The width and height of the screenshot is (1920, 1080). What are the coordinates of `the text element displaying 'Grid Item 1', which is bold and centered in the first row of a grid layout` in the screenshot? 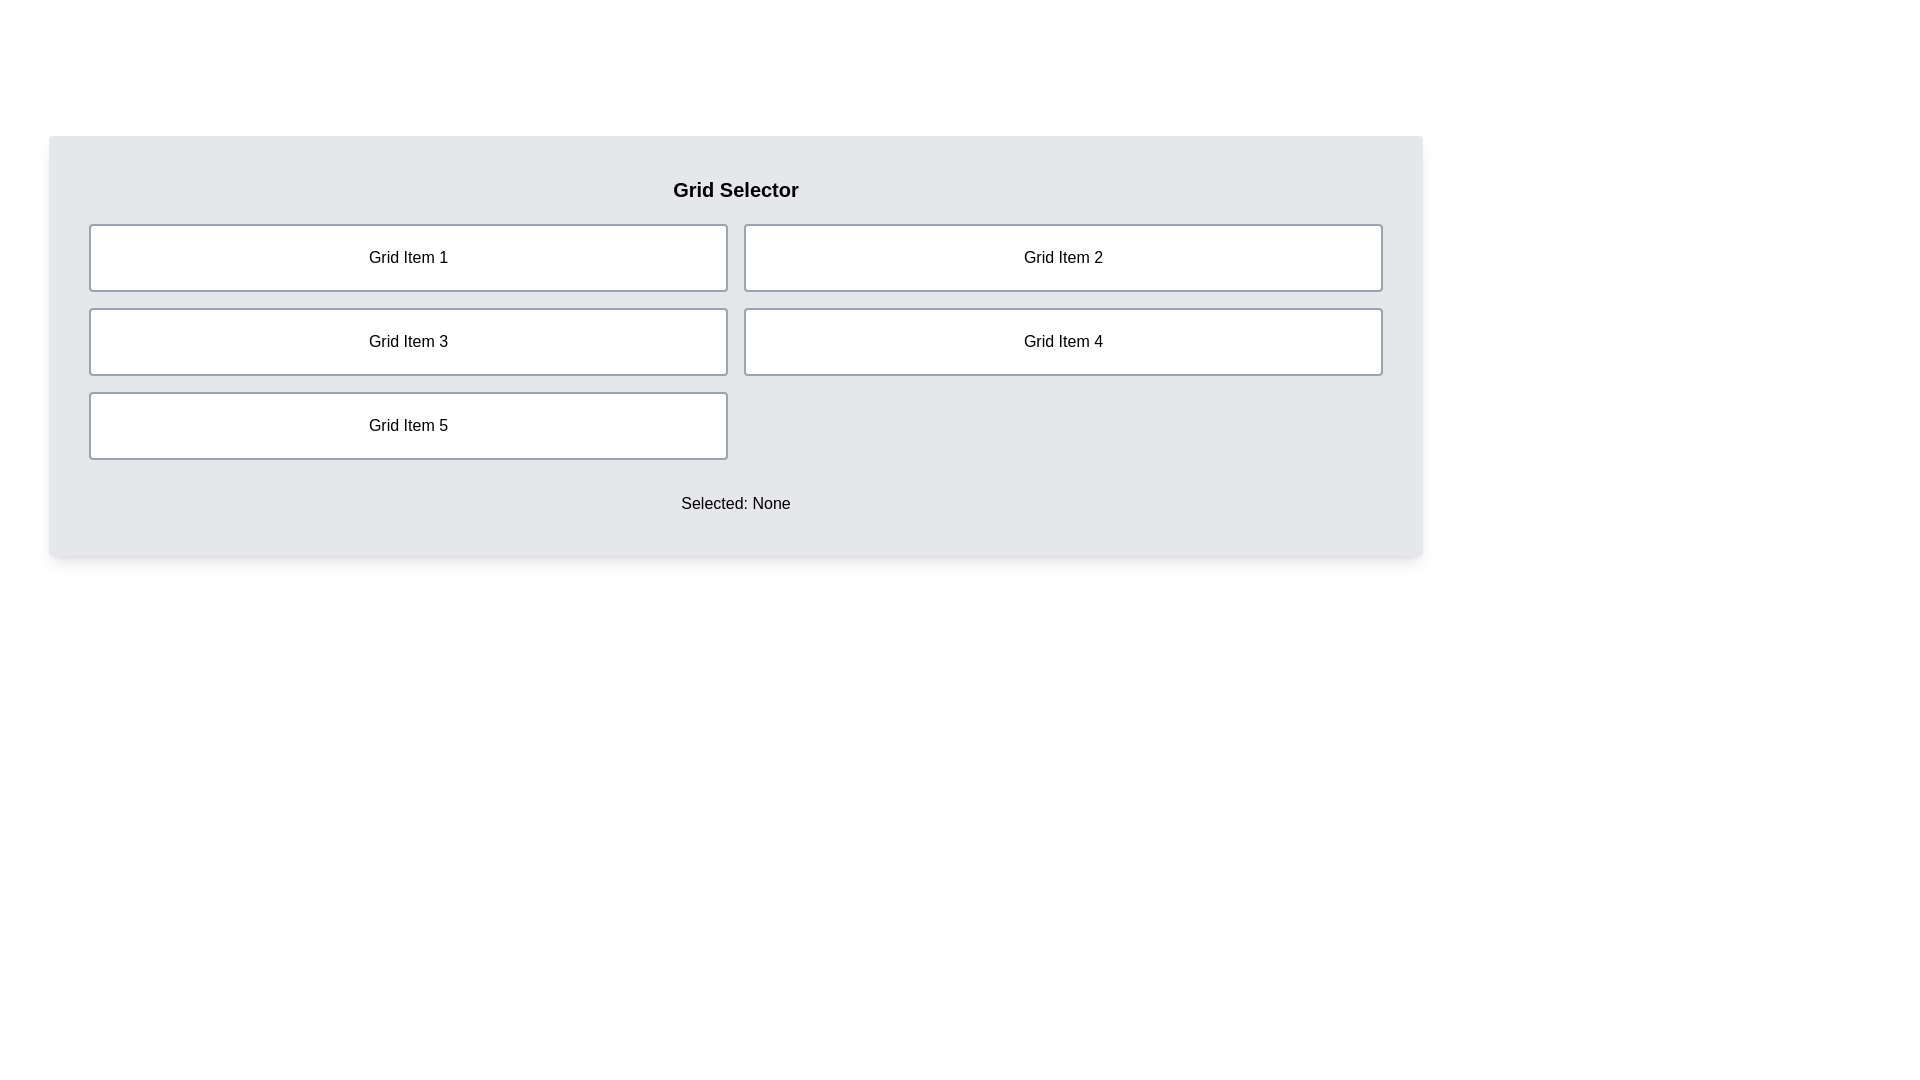 It's located at (407, 257).